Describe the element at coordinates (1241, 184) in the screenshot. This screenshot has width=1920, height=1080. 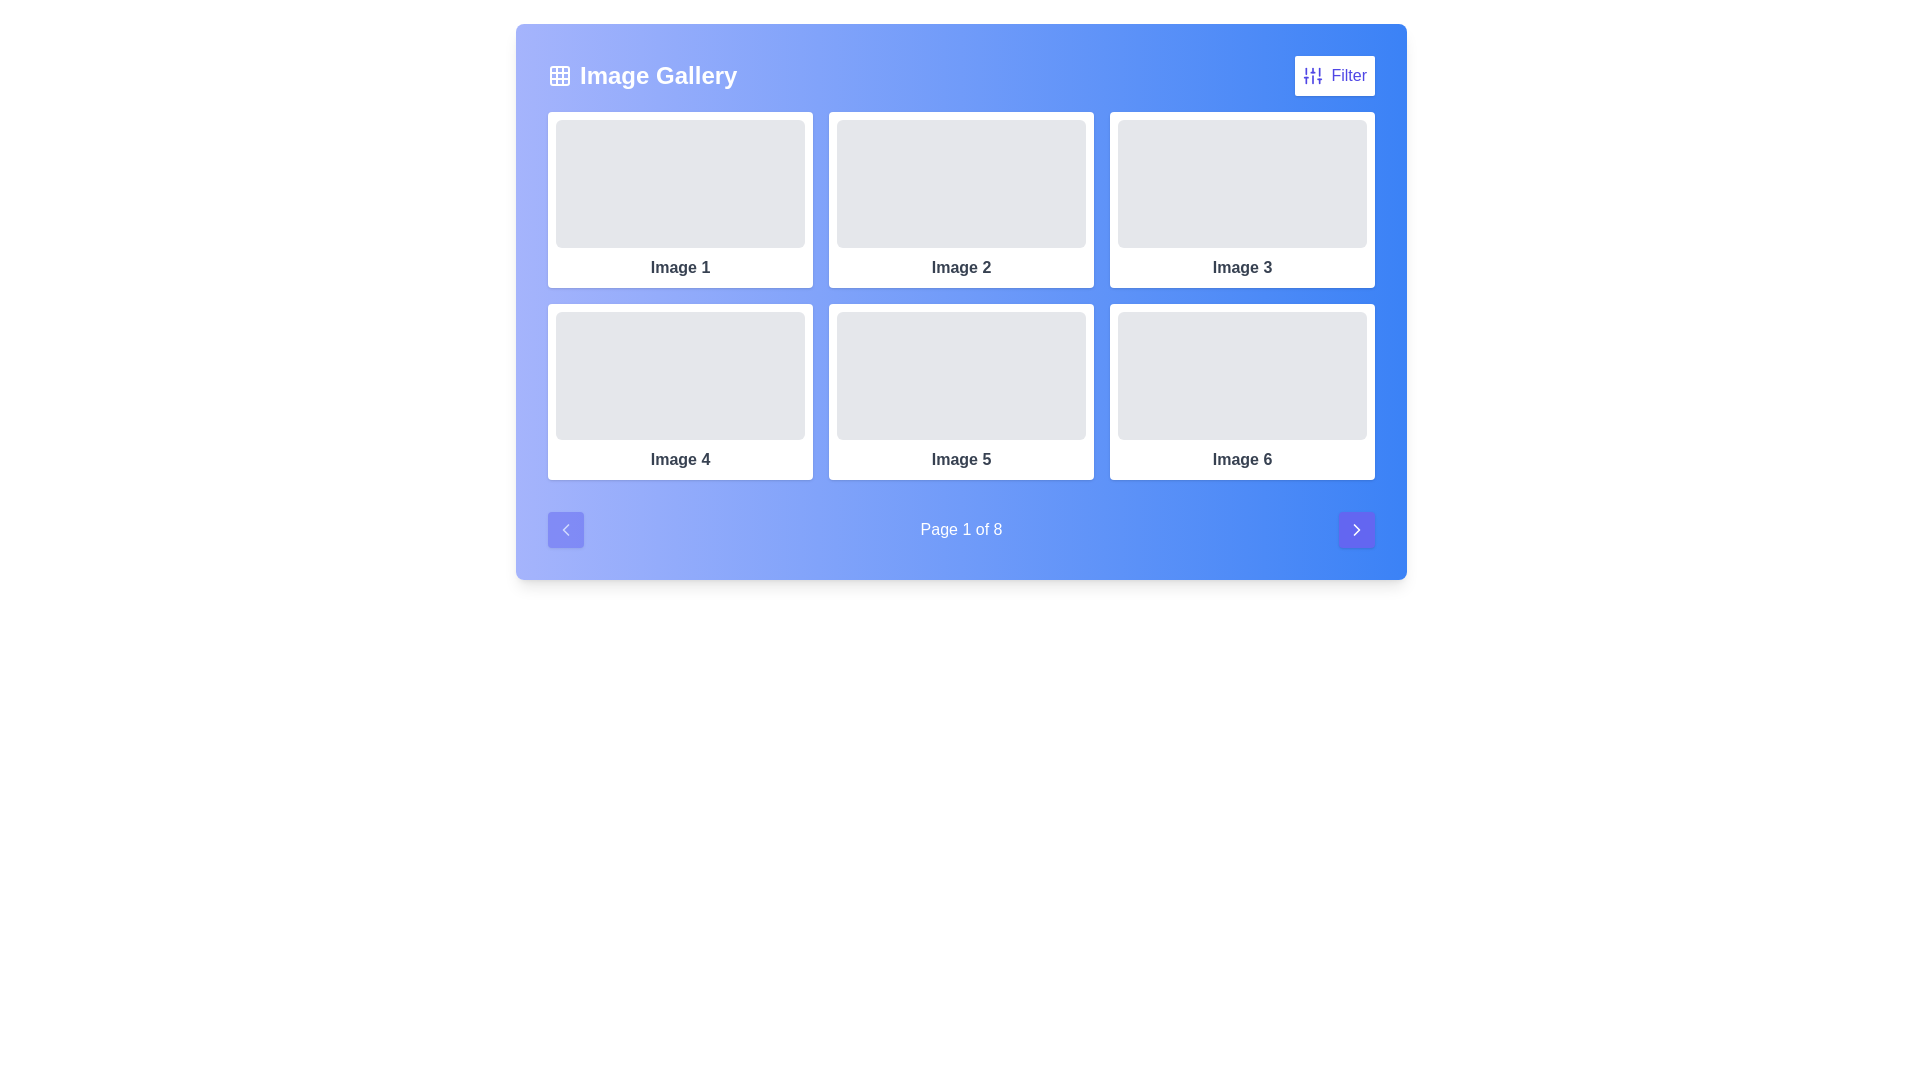
I see `the 'Image 3' placeholder element in the top-right corner of the grid` at that location.